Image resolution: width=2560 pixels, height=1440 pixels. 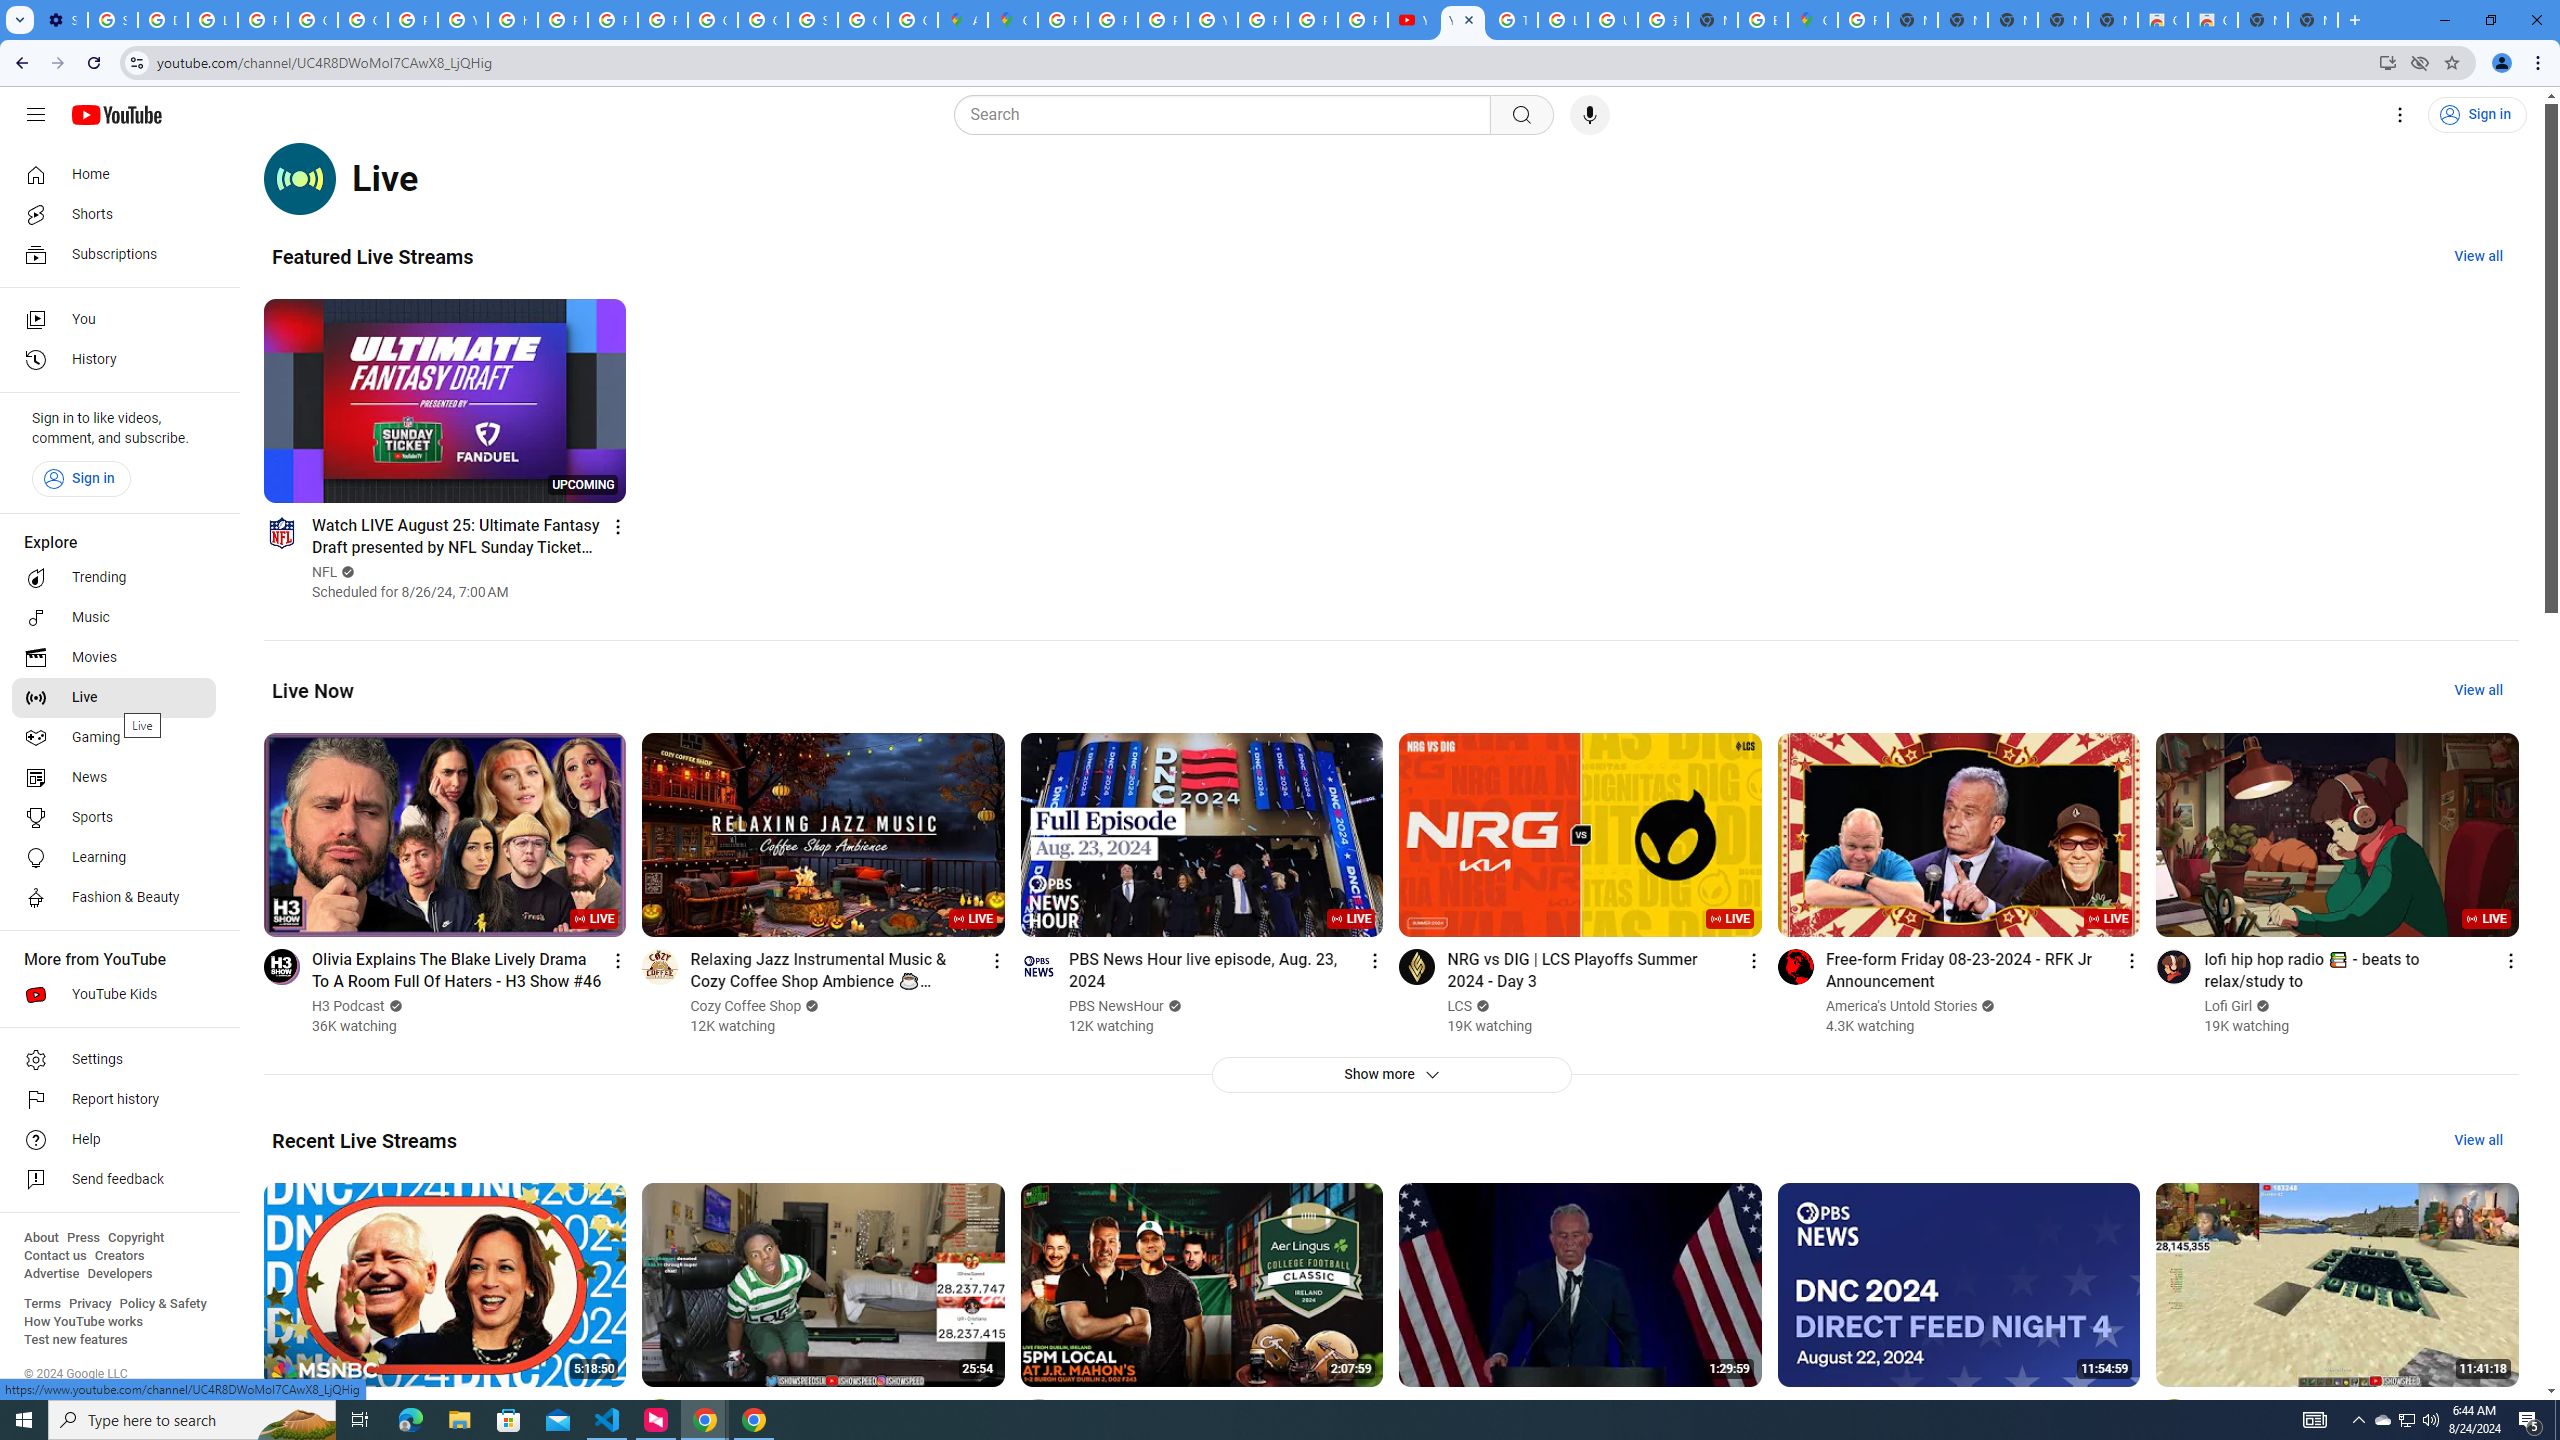 I want to click on 'Delete photos & videos - Computer - Google Photos Help', so click(x=162, y=19).